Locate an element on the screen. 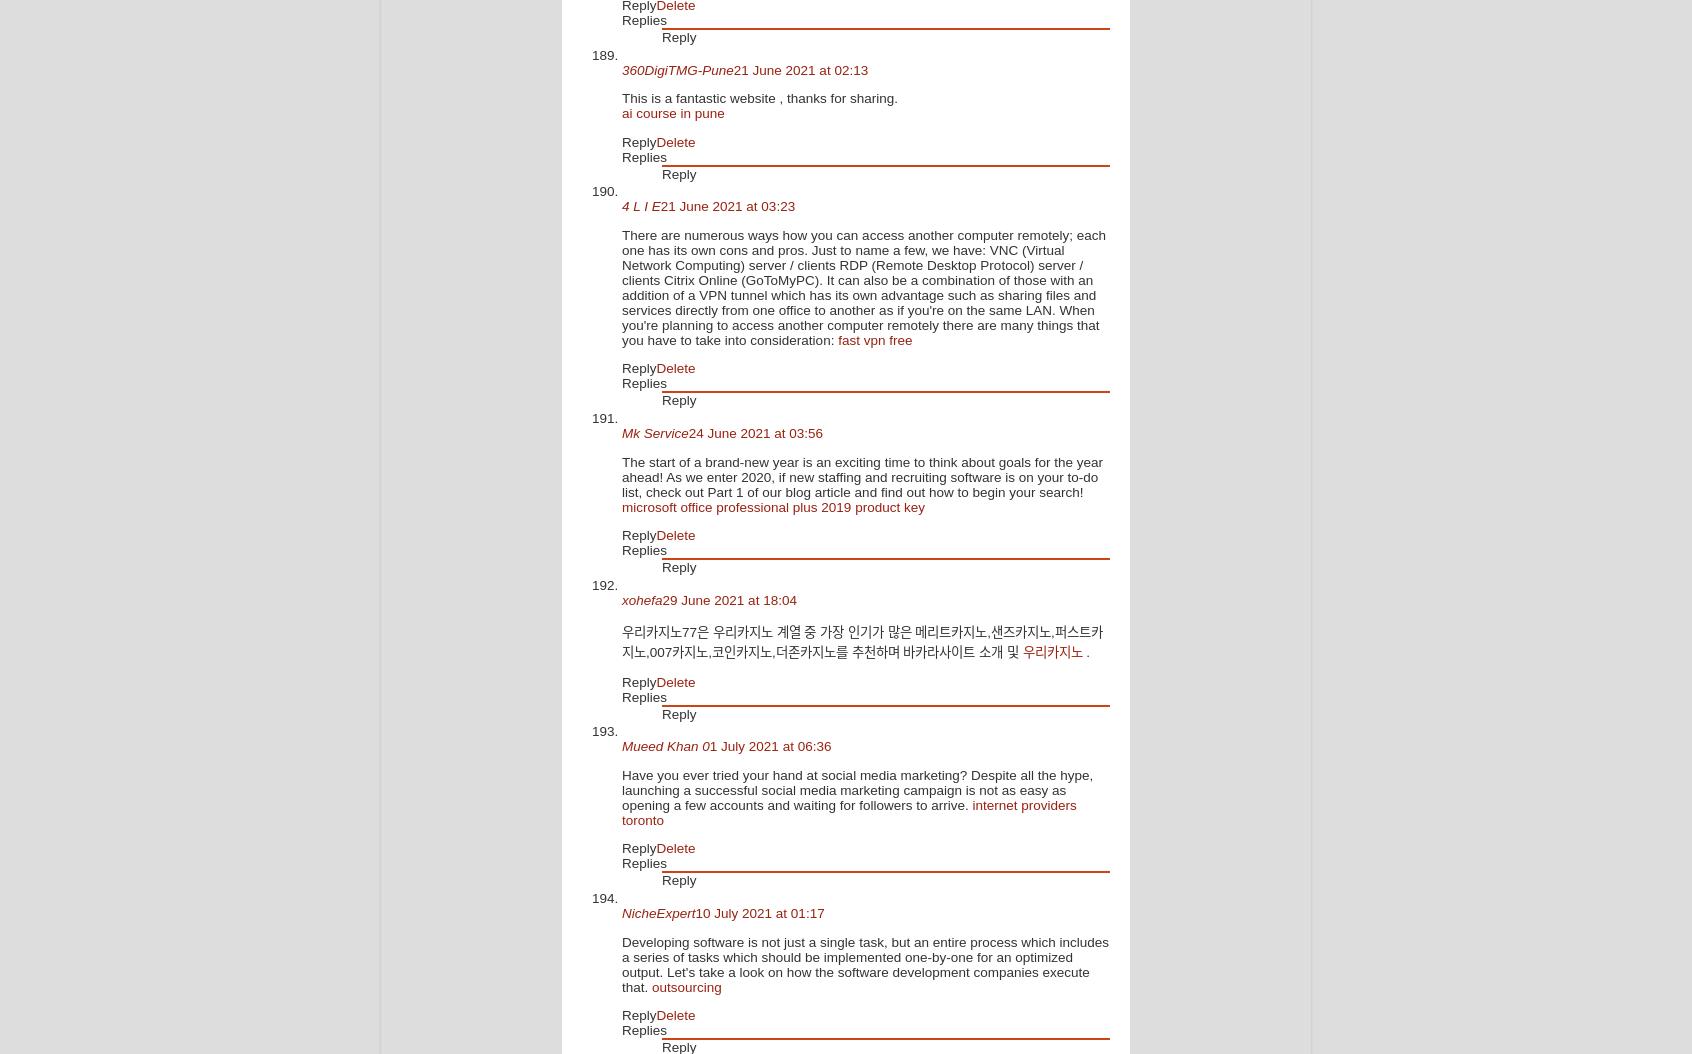  '.' is located at coordinates (1087, 652).